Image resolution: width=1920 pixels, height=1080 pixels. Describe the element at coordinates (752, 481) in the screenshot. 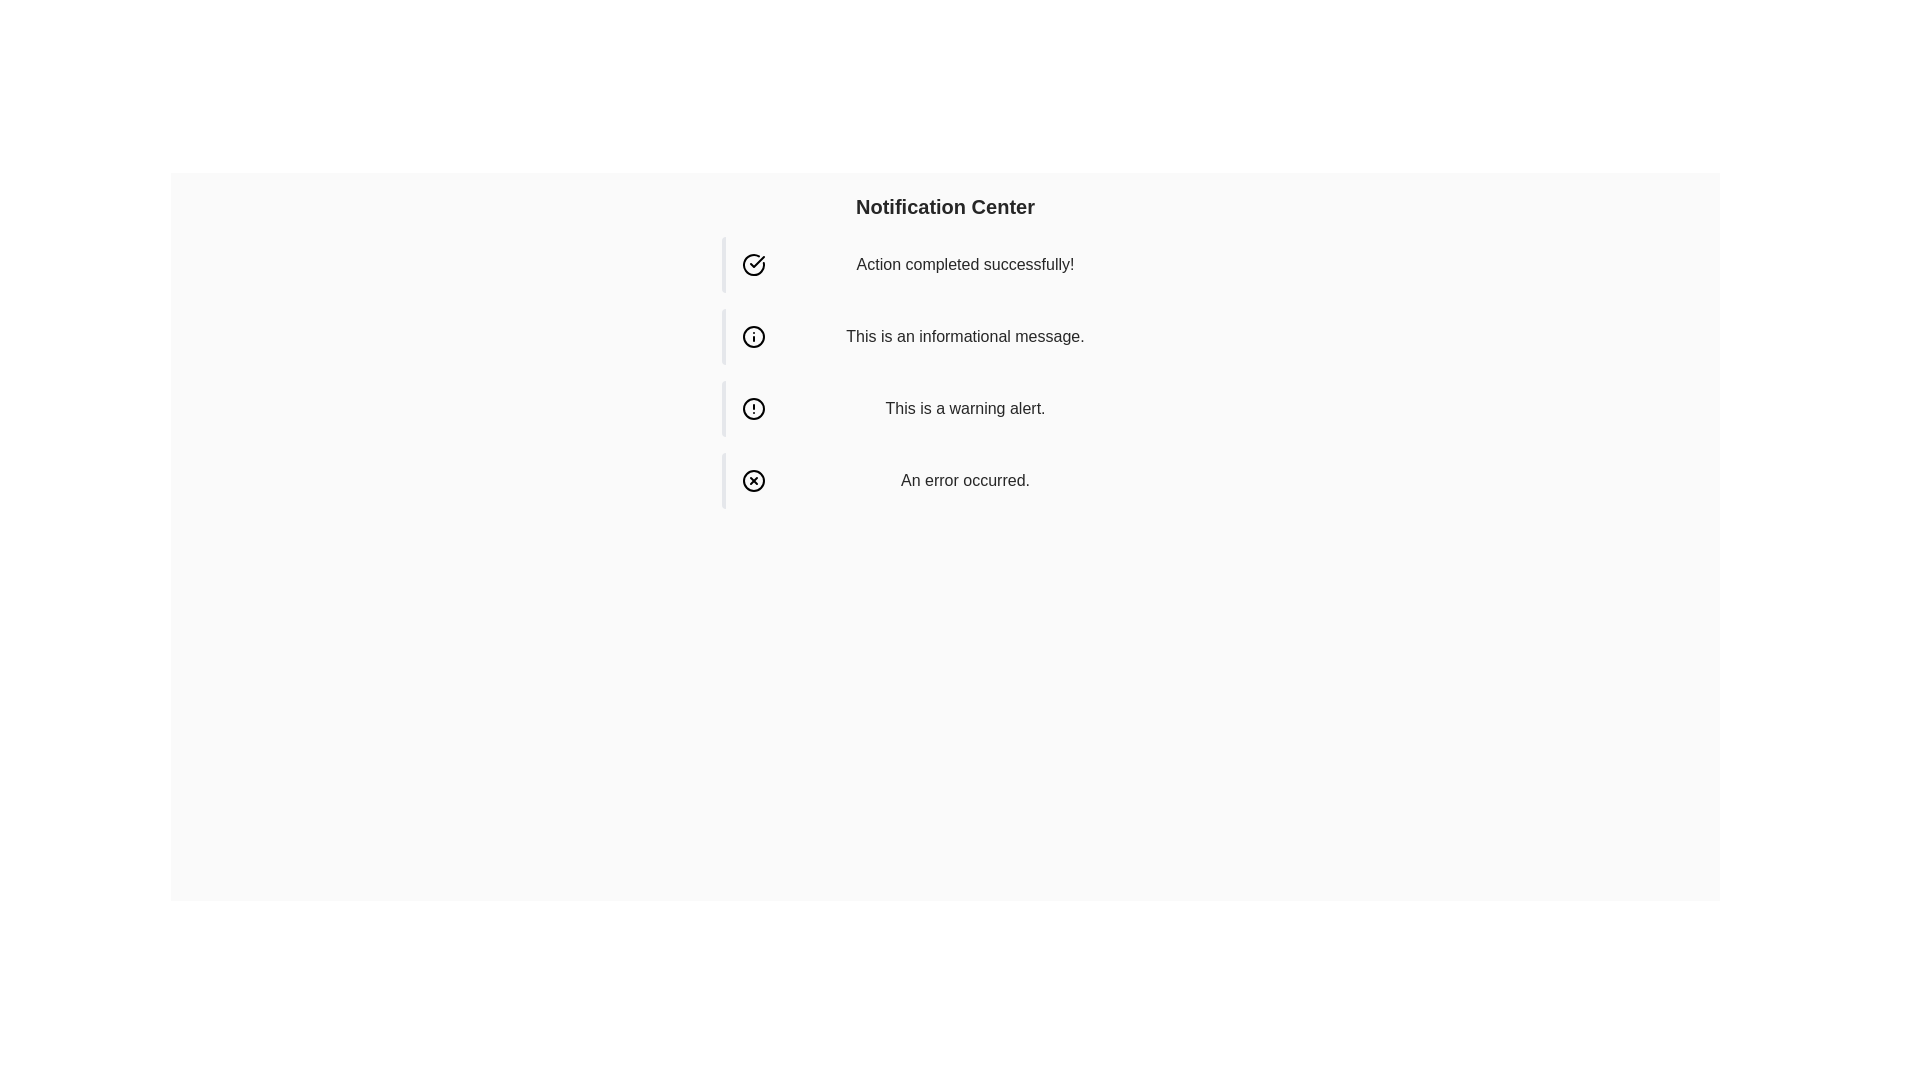

I see `the error SVG icon that signifies a failed operation, located to the left of the text 'An error occurred.' at the bottom of the notification list` at that location.